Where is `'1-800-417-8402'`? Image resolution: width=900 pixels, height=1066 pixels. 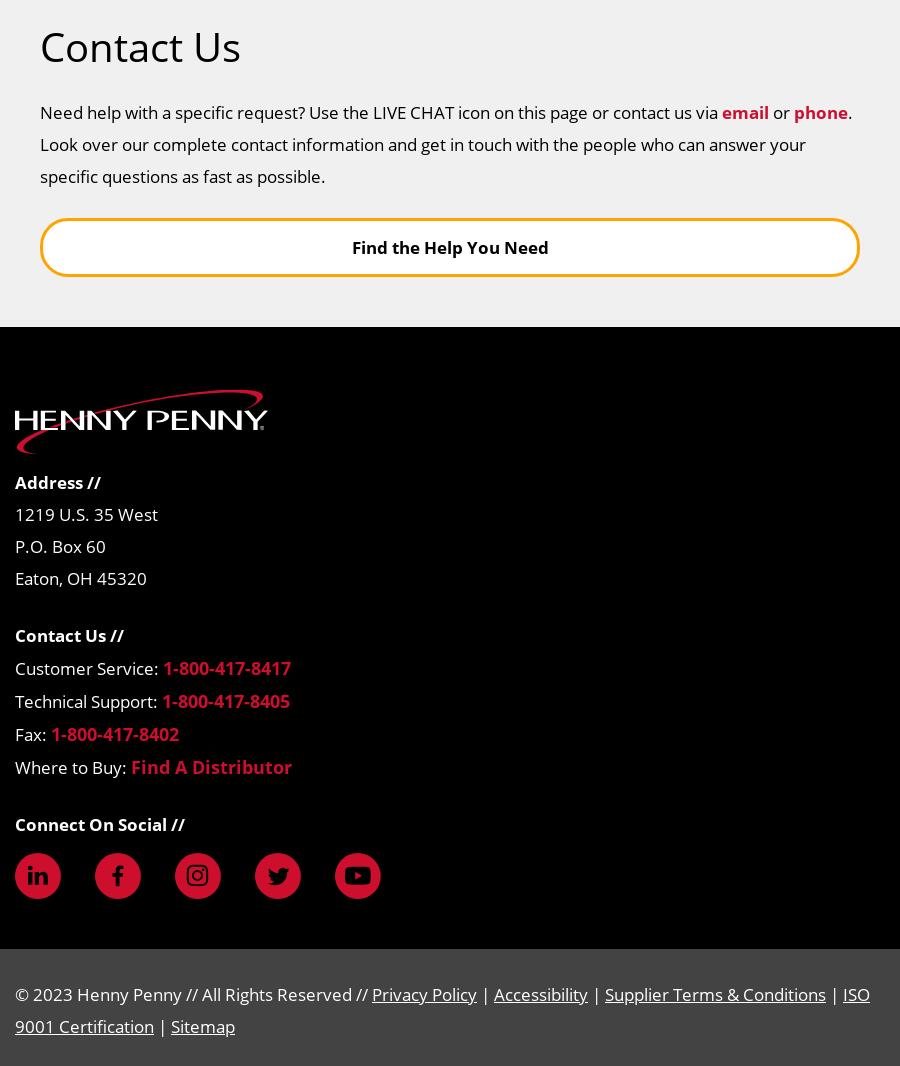
'1-800-417-8402' is located at coordinates (115, 731).